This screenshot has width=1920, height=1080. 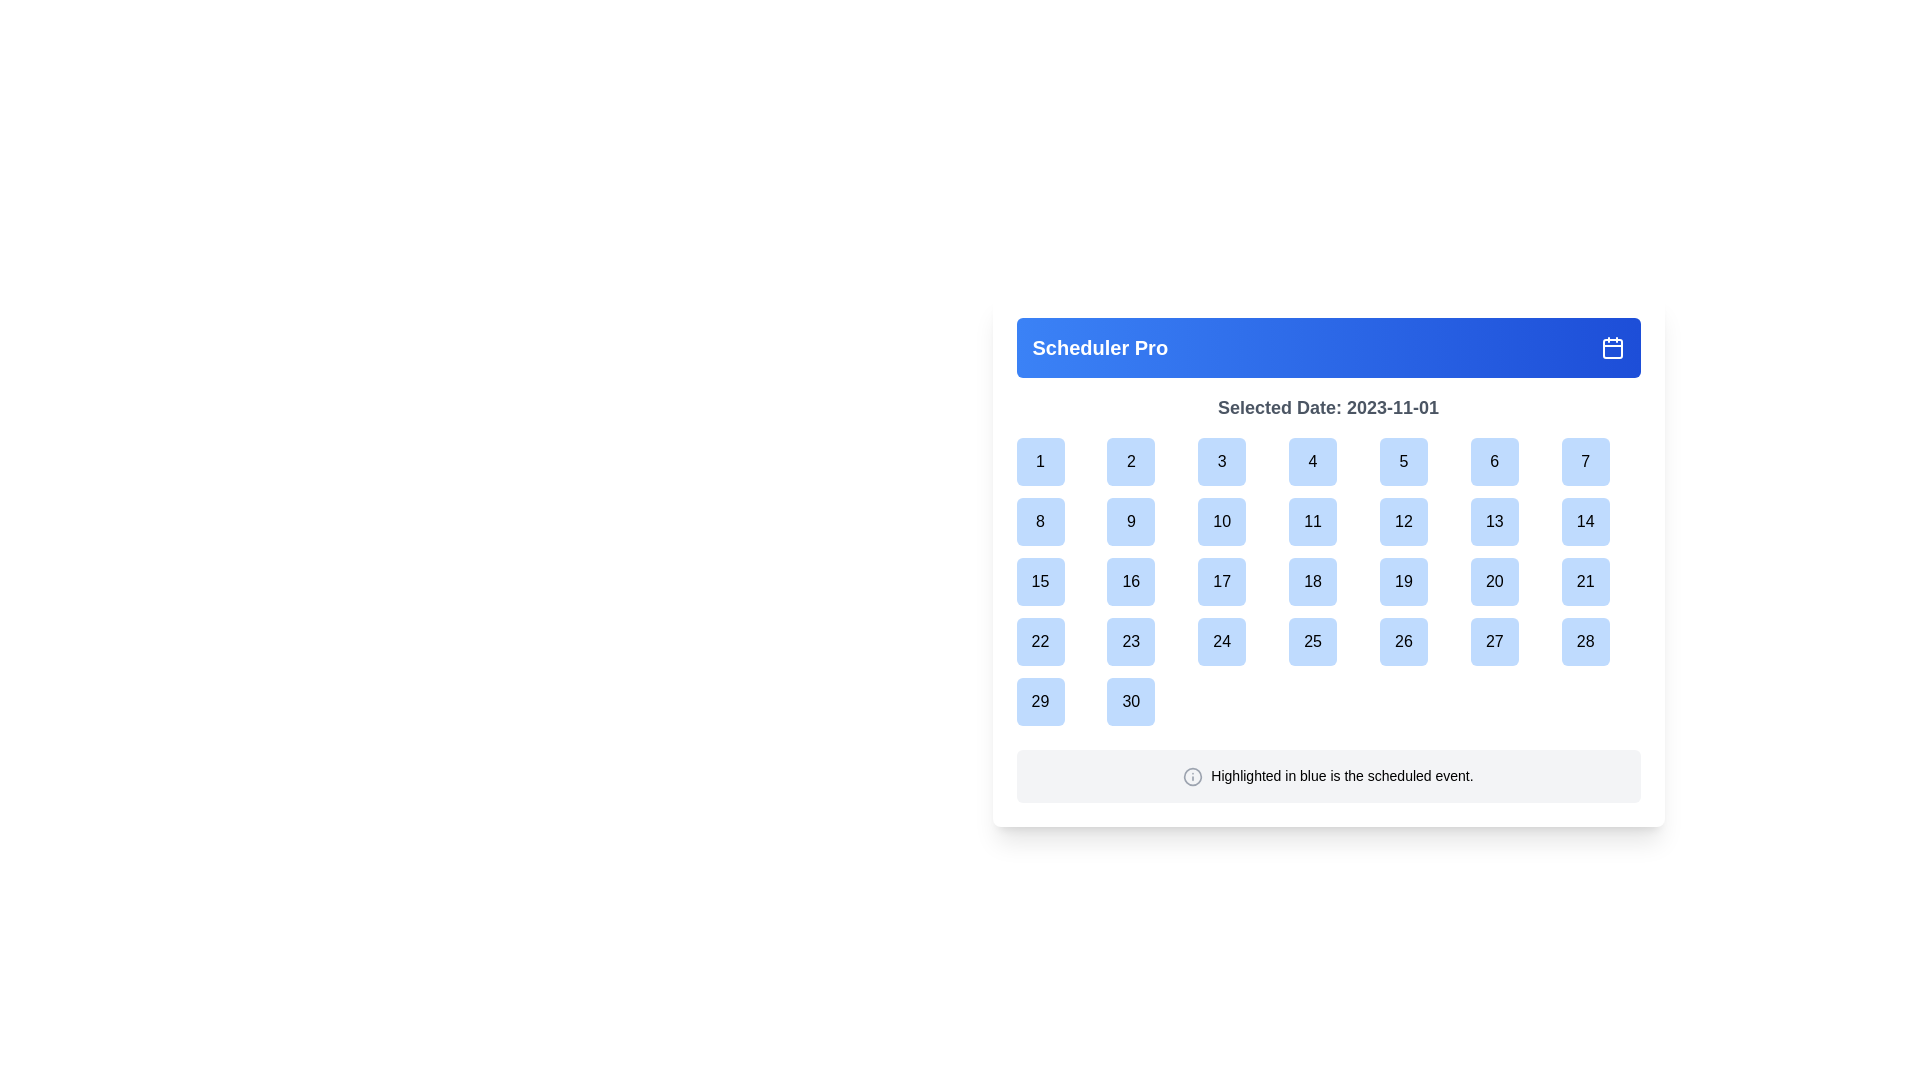 What do you see at coordinates (1055, 462) in the screenshot?
I see `the first day of the calendar month represented by the Calendar Day Cell` at bounding box center [1055, 462].